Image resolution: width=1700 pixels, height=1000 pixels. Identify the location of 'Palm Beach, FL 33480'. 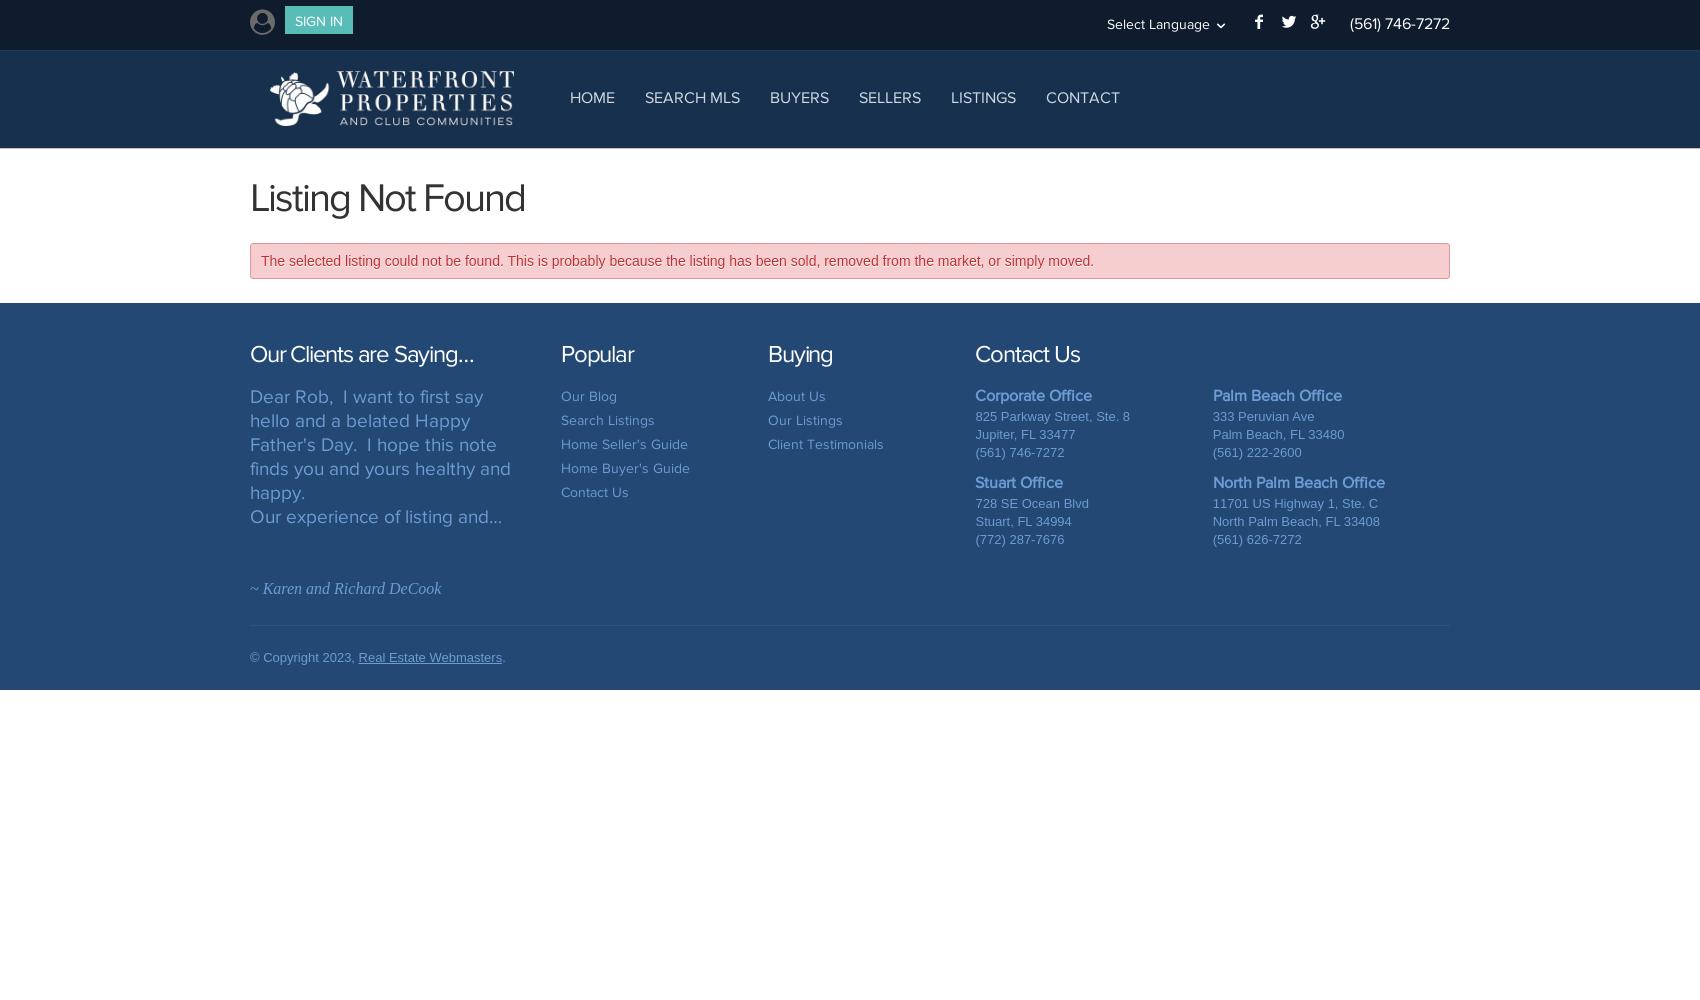
(1210, 433).